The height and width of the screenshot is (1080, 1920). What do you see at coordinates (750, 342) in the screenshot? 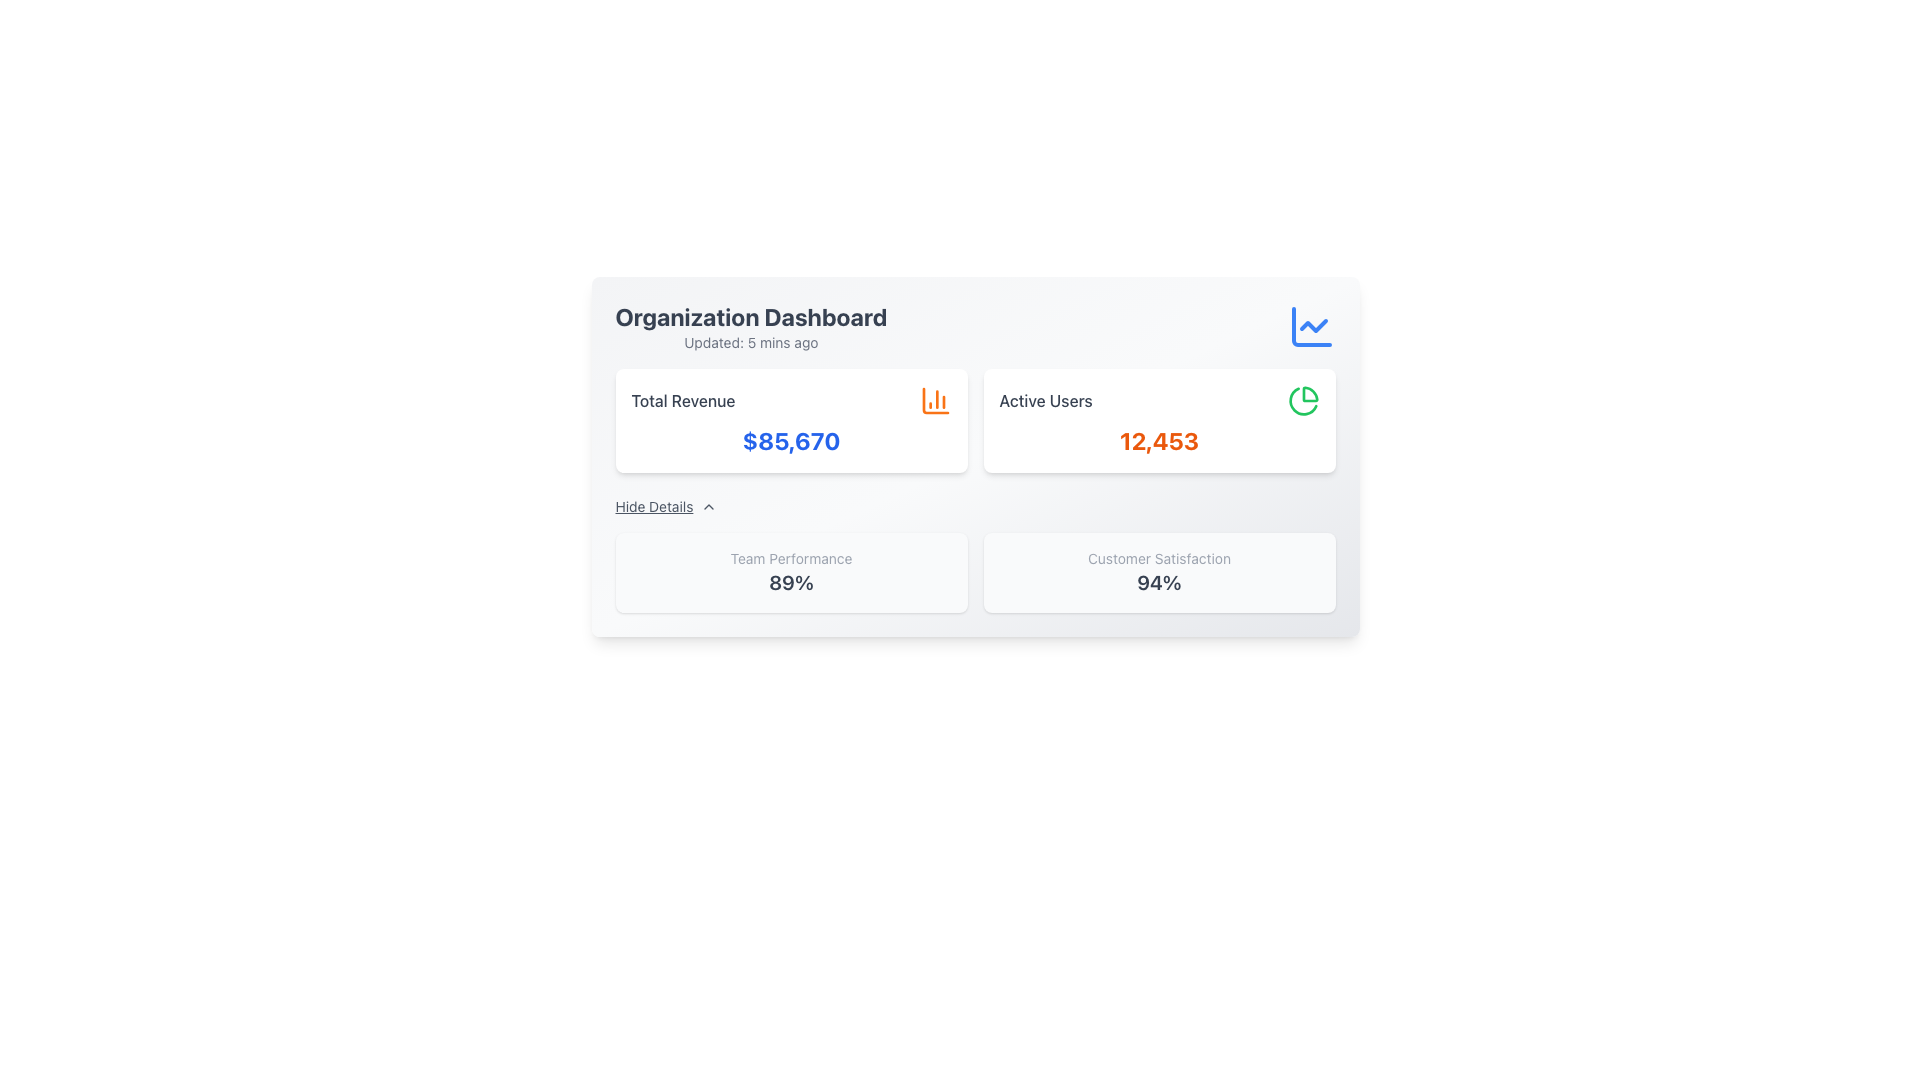
I see `informational text label displaying the last updated timestamp located directly below the 'Organization Dashboard' heading` at bounding box center [750, 342].